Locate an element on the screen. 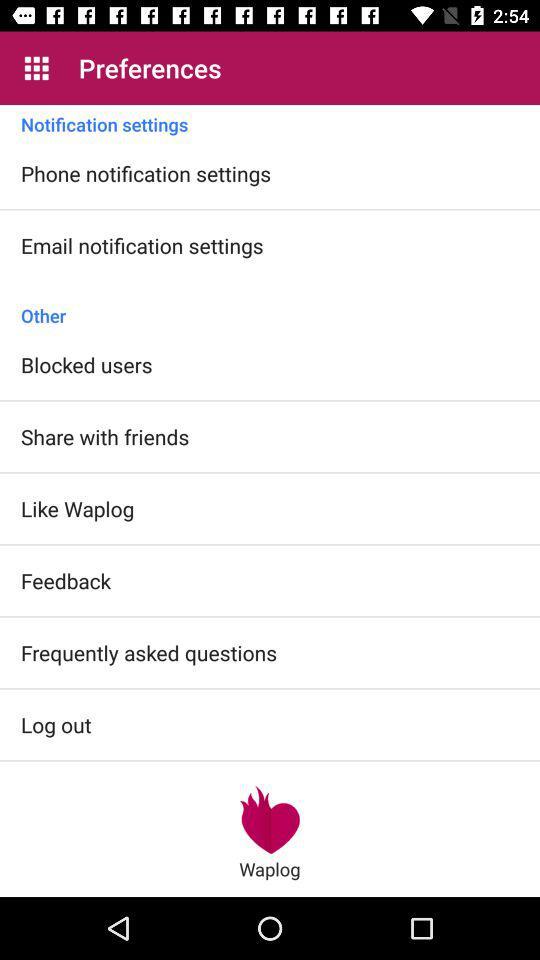 Image resolution: width=540 pixels, height=960 pixels. icon above blocked users item is located at coordinates (270, 305).